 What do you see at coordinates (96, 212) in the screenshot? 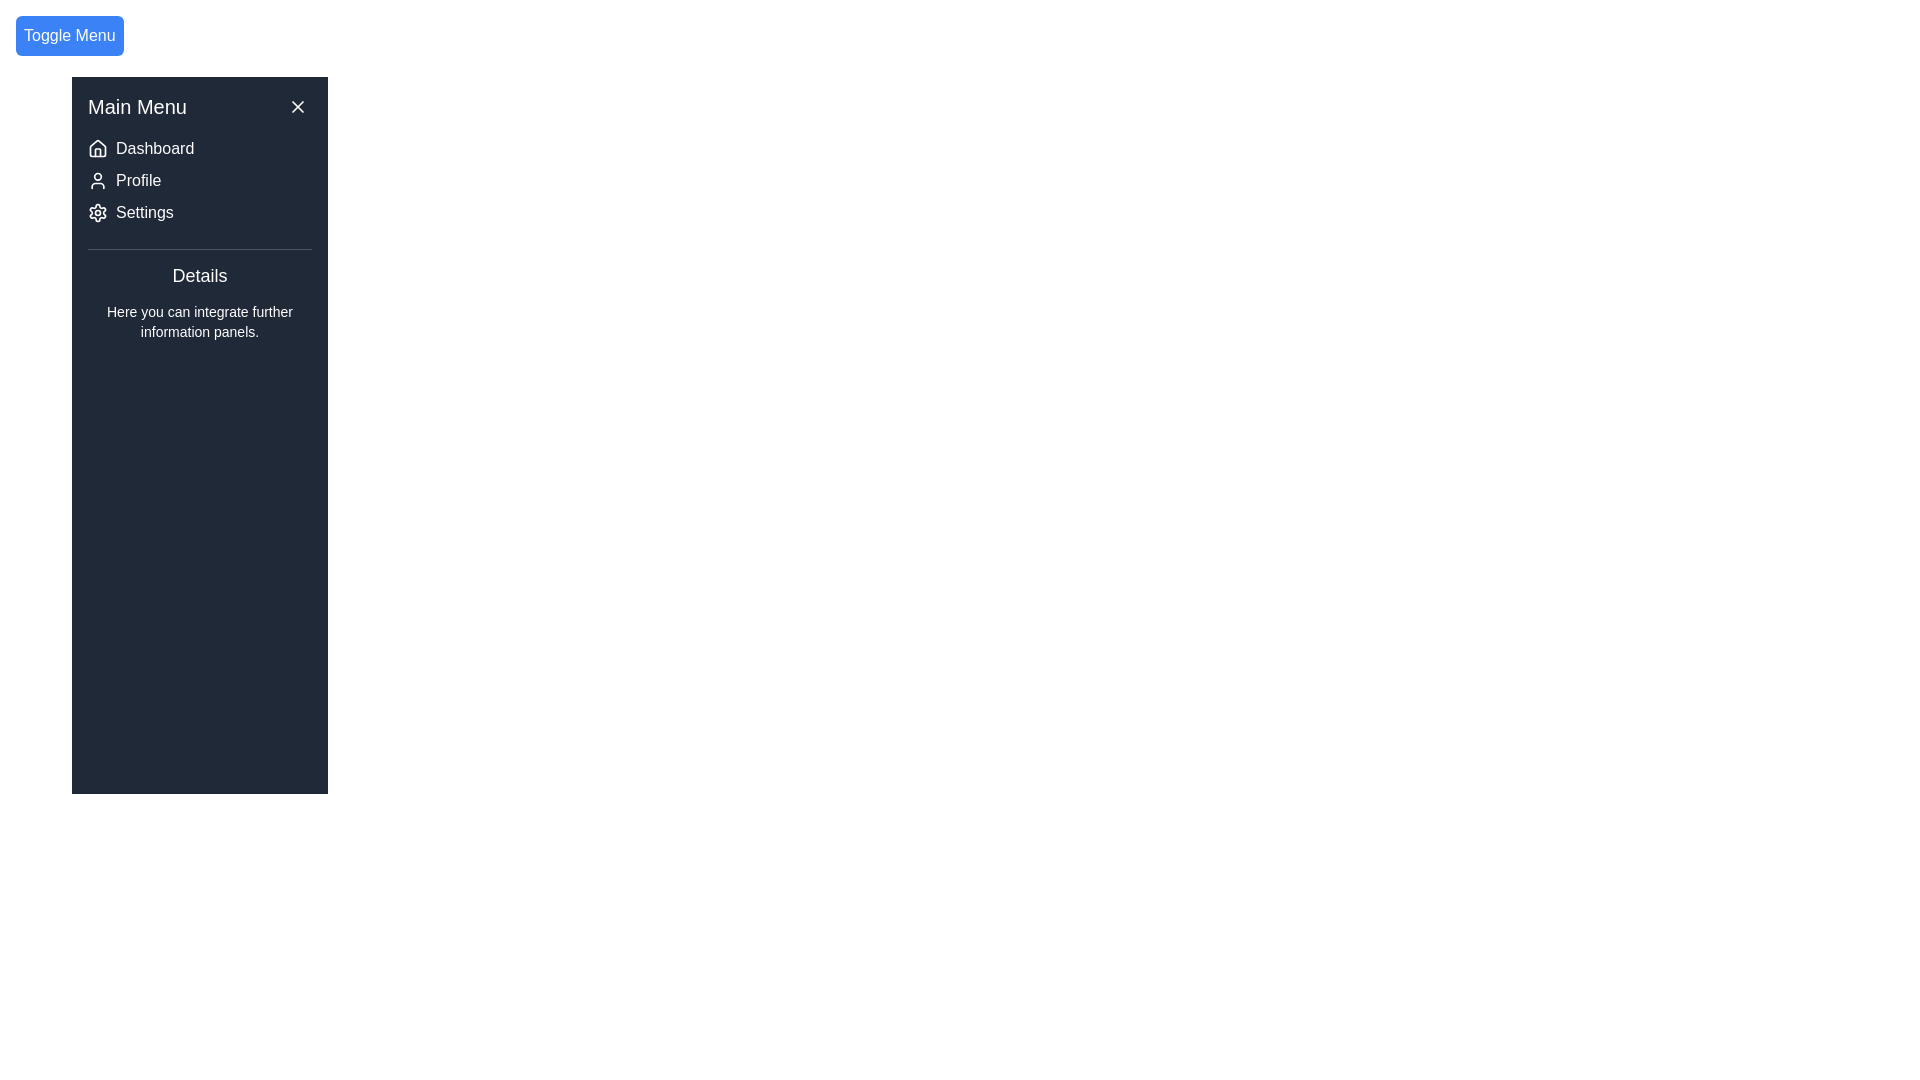
I see `the 'Settings' icon located on the left-side menu, which serves as the button` at bounding box center [96, 212].